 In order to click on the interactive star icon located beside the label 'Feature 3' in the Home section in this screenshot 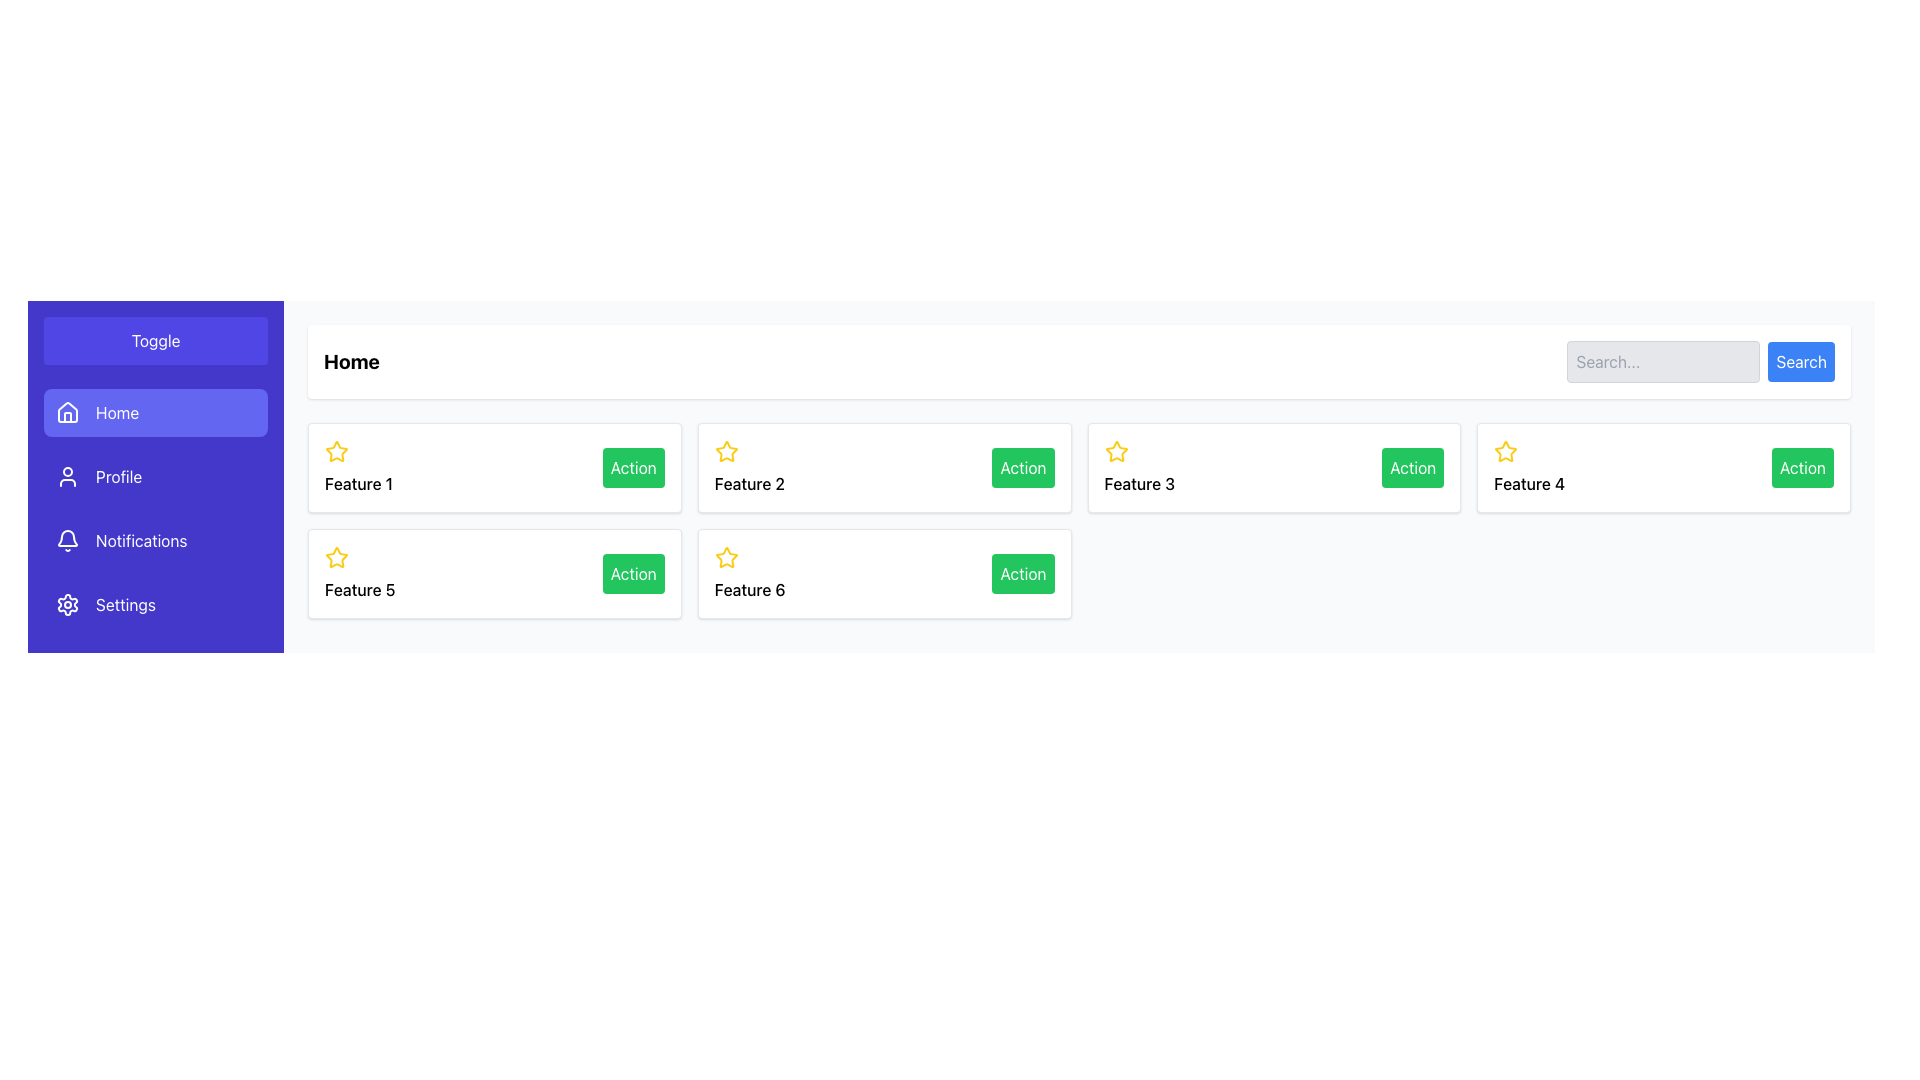, I will do `click(1115, 451)`.